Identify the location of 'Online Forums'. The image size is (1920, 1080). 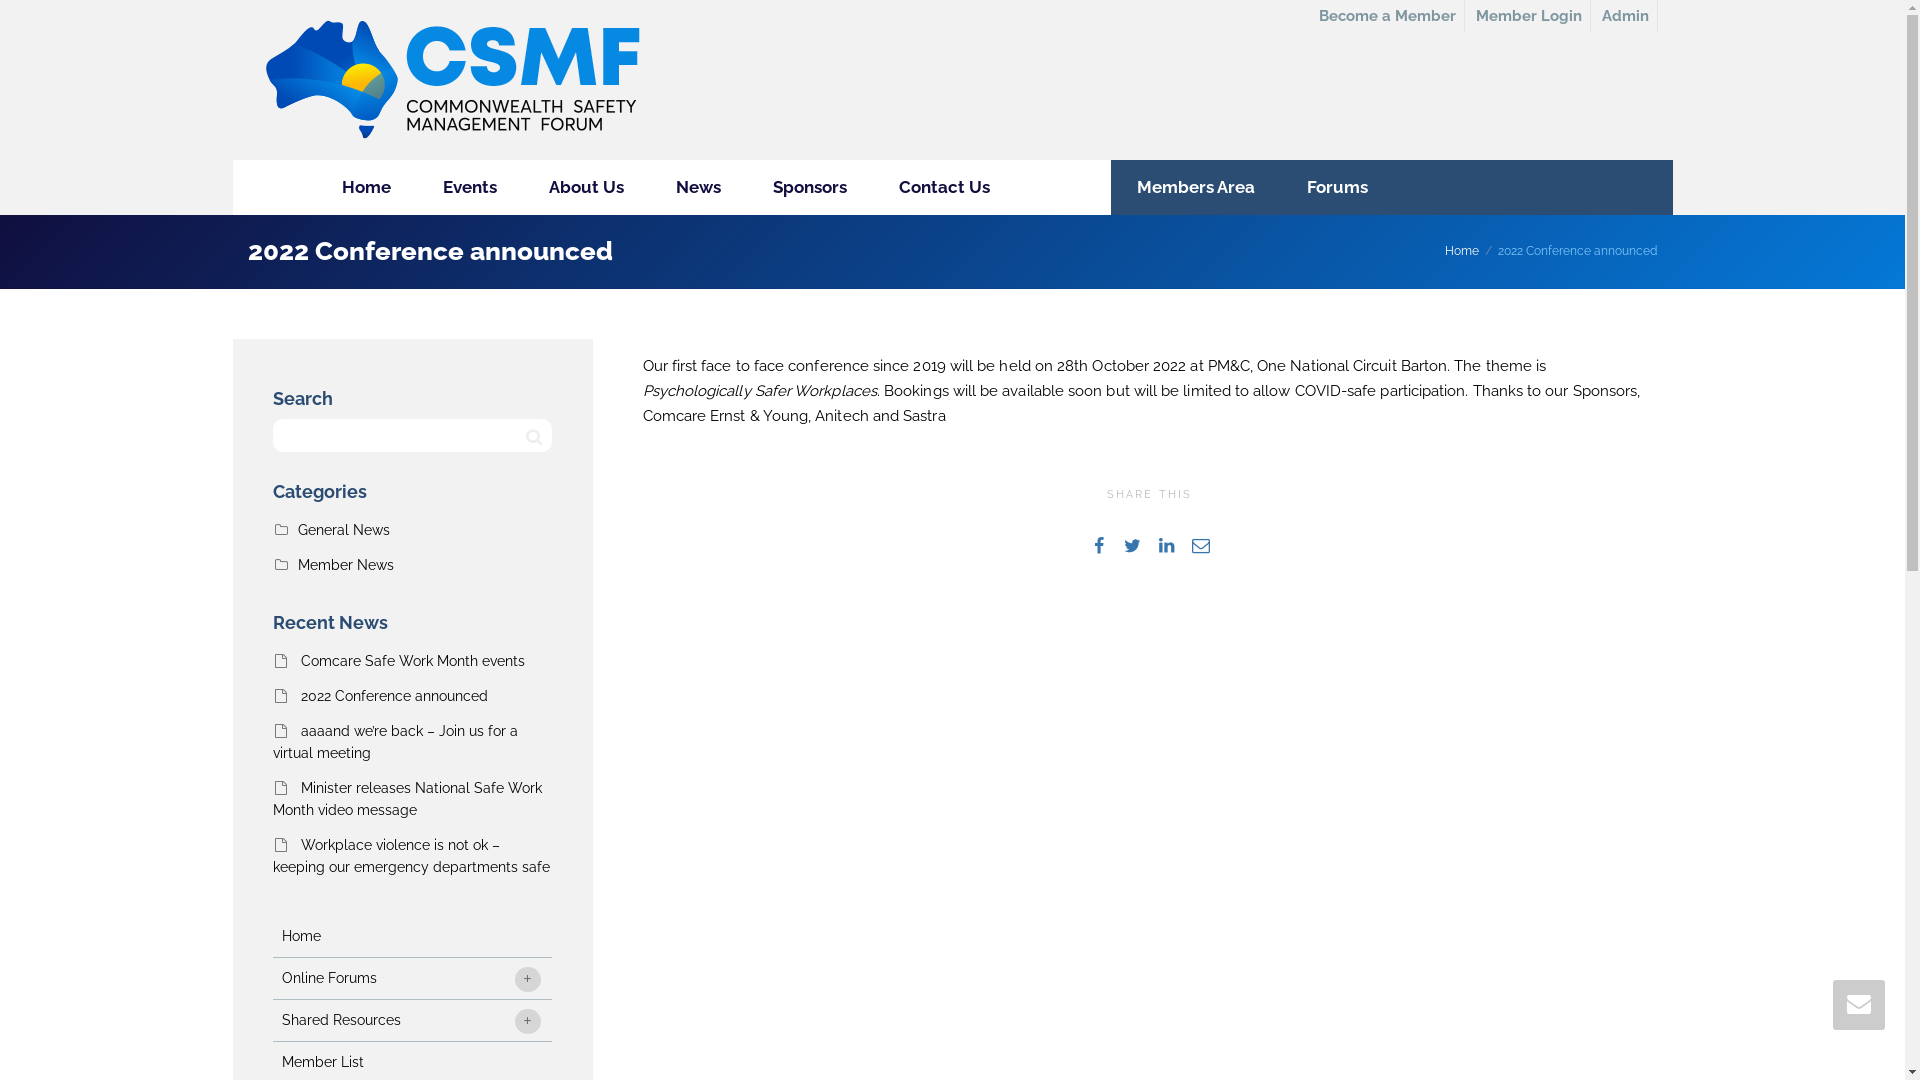
(410, 977).